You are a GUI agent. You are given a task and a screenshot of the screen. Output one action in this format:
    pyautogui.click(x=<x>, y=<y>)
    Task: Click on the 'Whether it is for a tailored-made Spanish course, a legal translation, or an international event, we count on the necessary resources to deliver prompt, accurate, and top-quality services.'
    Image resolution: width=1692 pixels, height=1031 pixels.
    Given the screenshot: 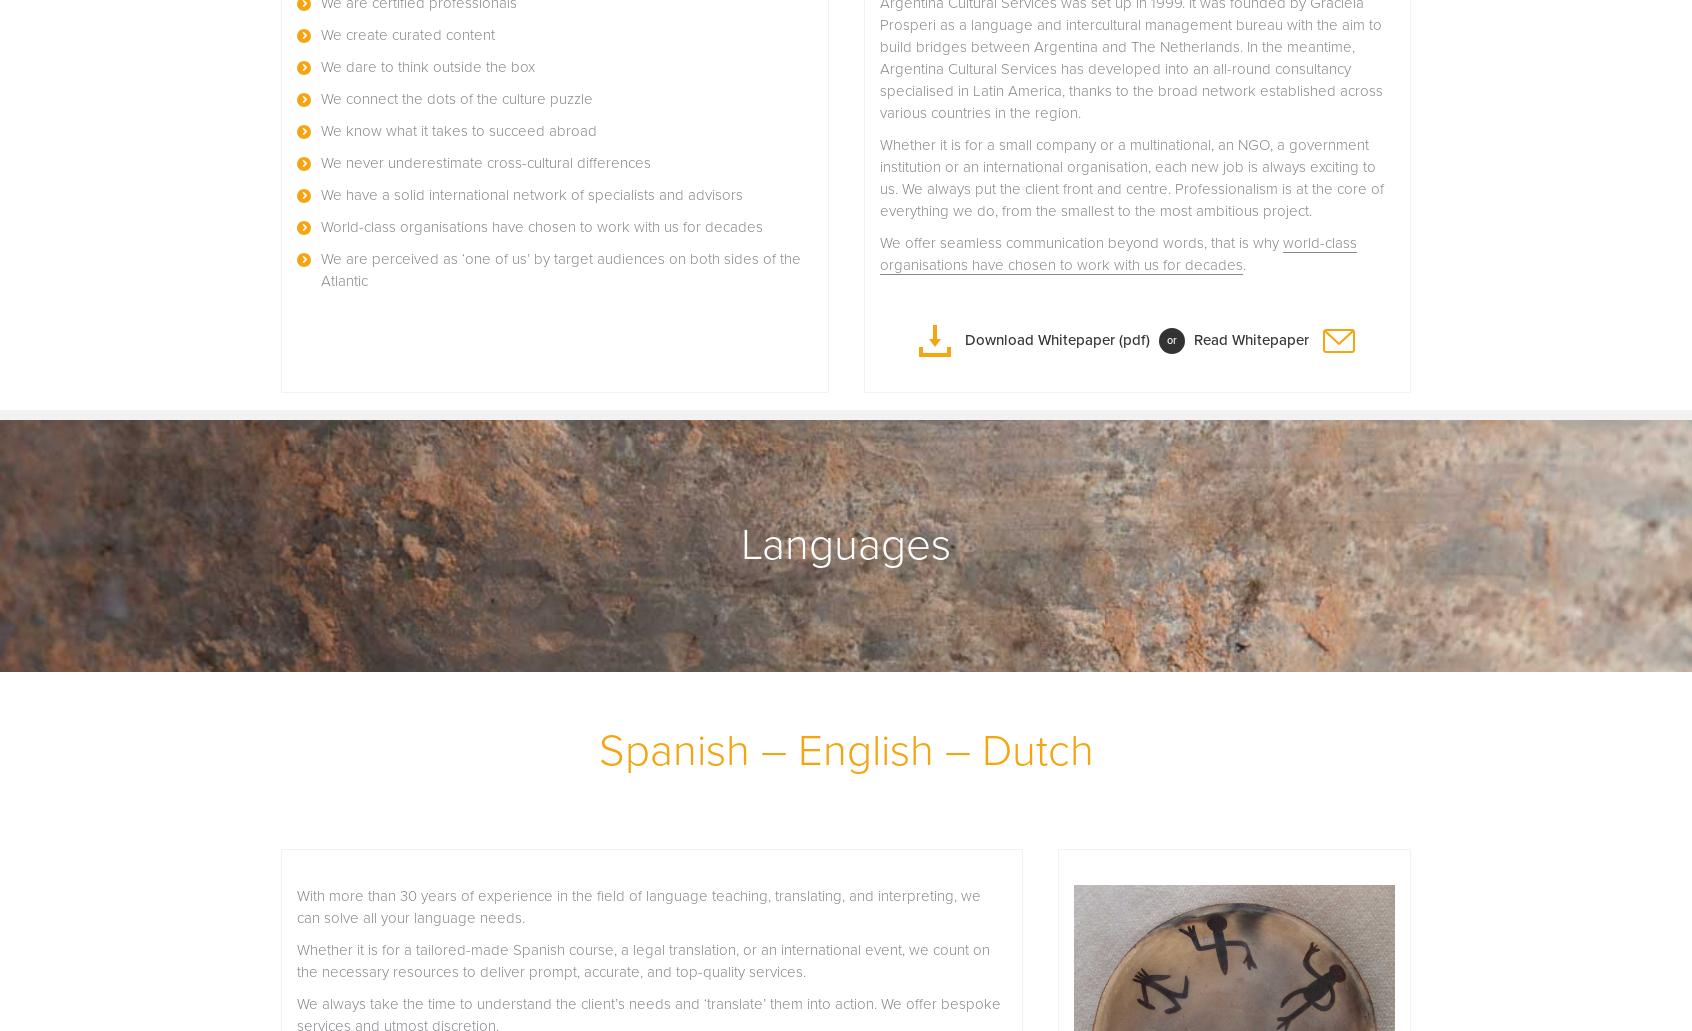 What is the action you would take?
    pyautogui.click(x=643, y=958)
    